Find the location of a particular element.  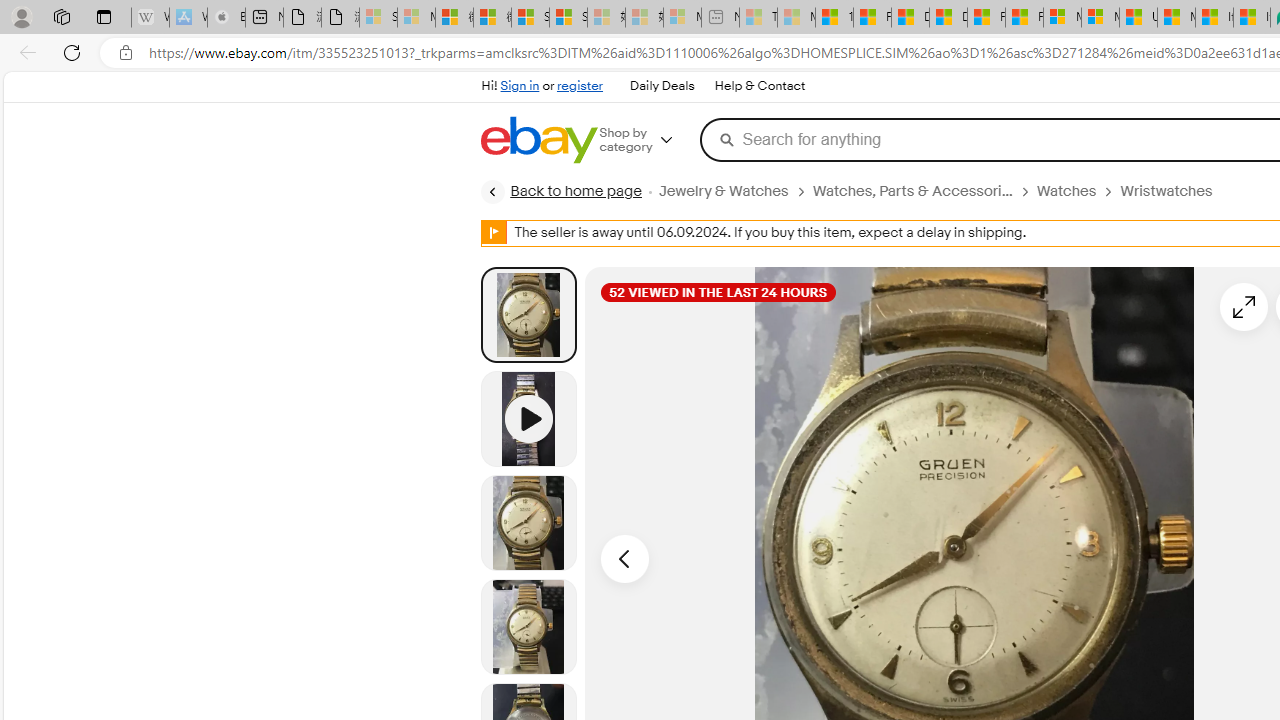

'WARNING' is located at coordinates (494, 231).